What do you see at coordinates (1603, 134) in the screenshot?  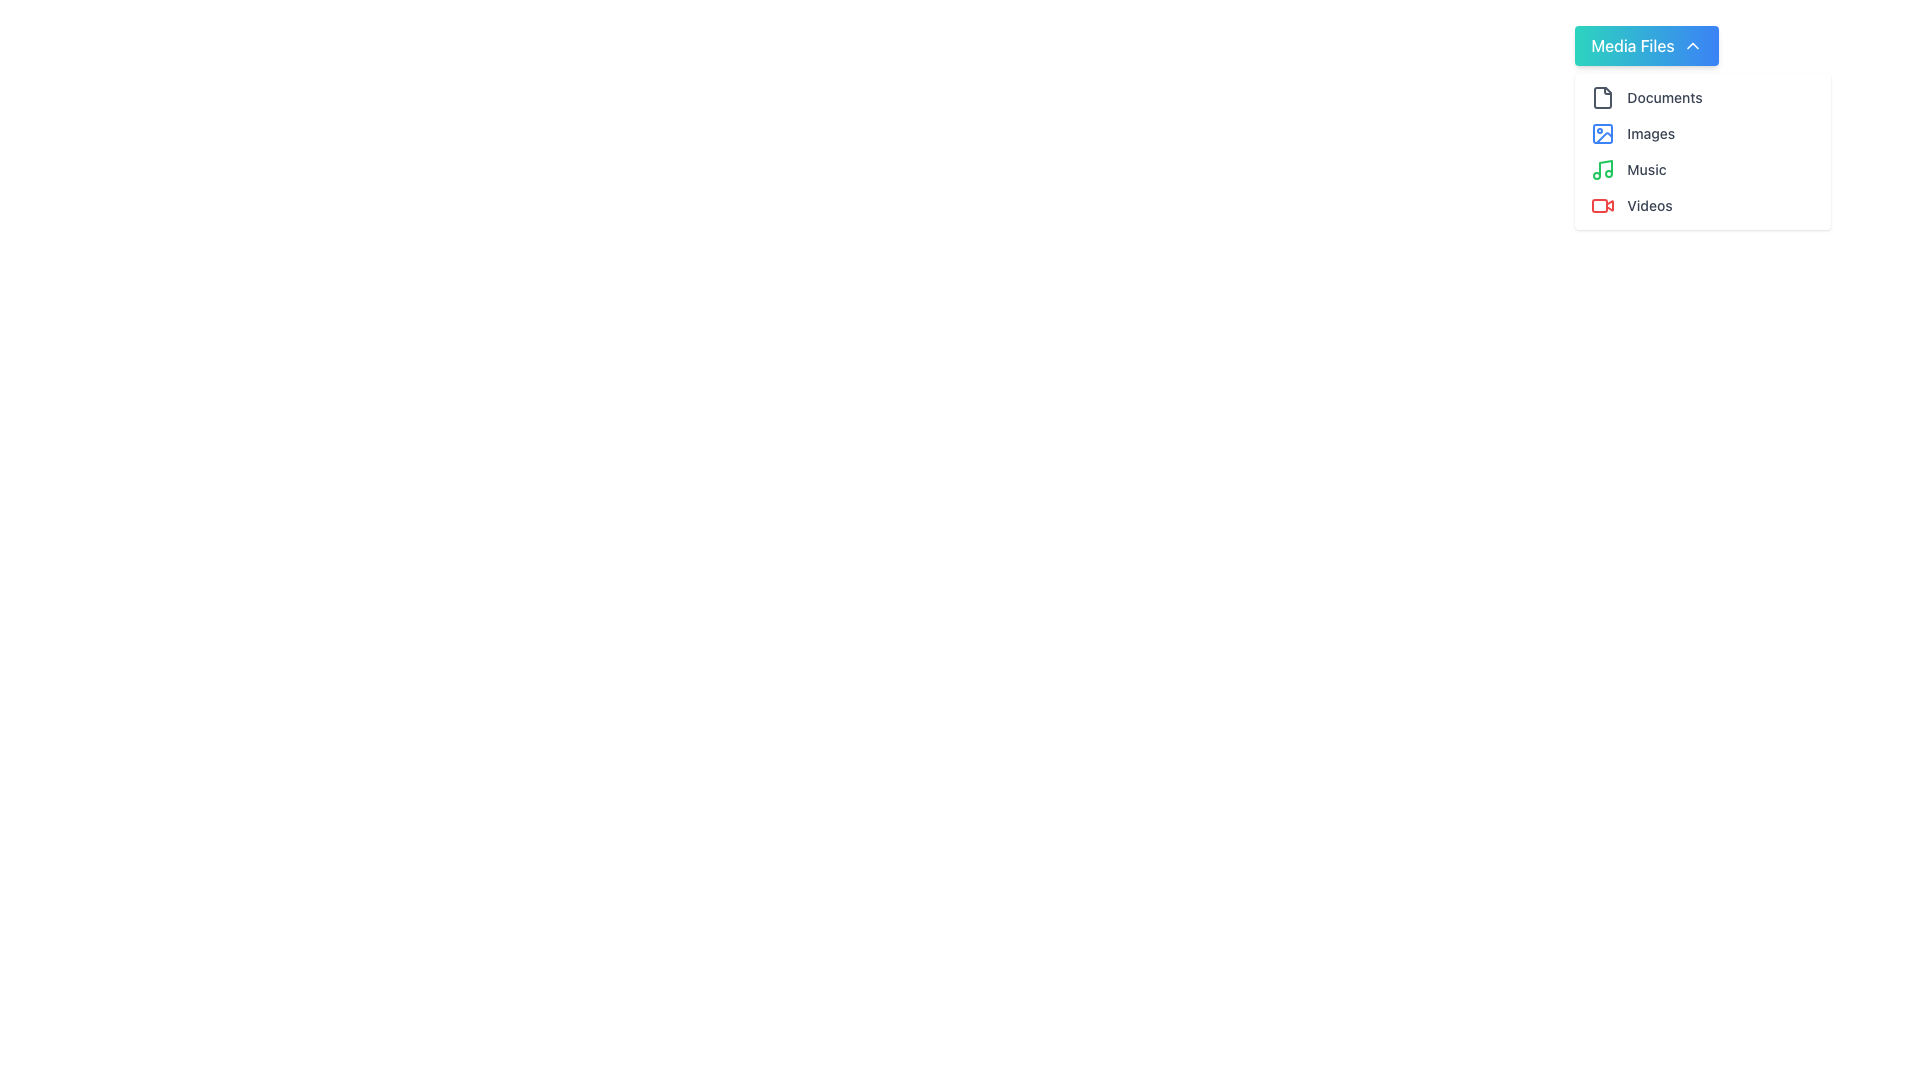 I see `the blue image icon within the 'Media Files' menu associated with the 'Images' option` at bounding box center [1603, 134].